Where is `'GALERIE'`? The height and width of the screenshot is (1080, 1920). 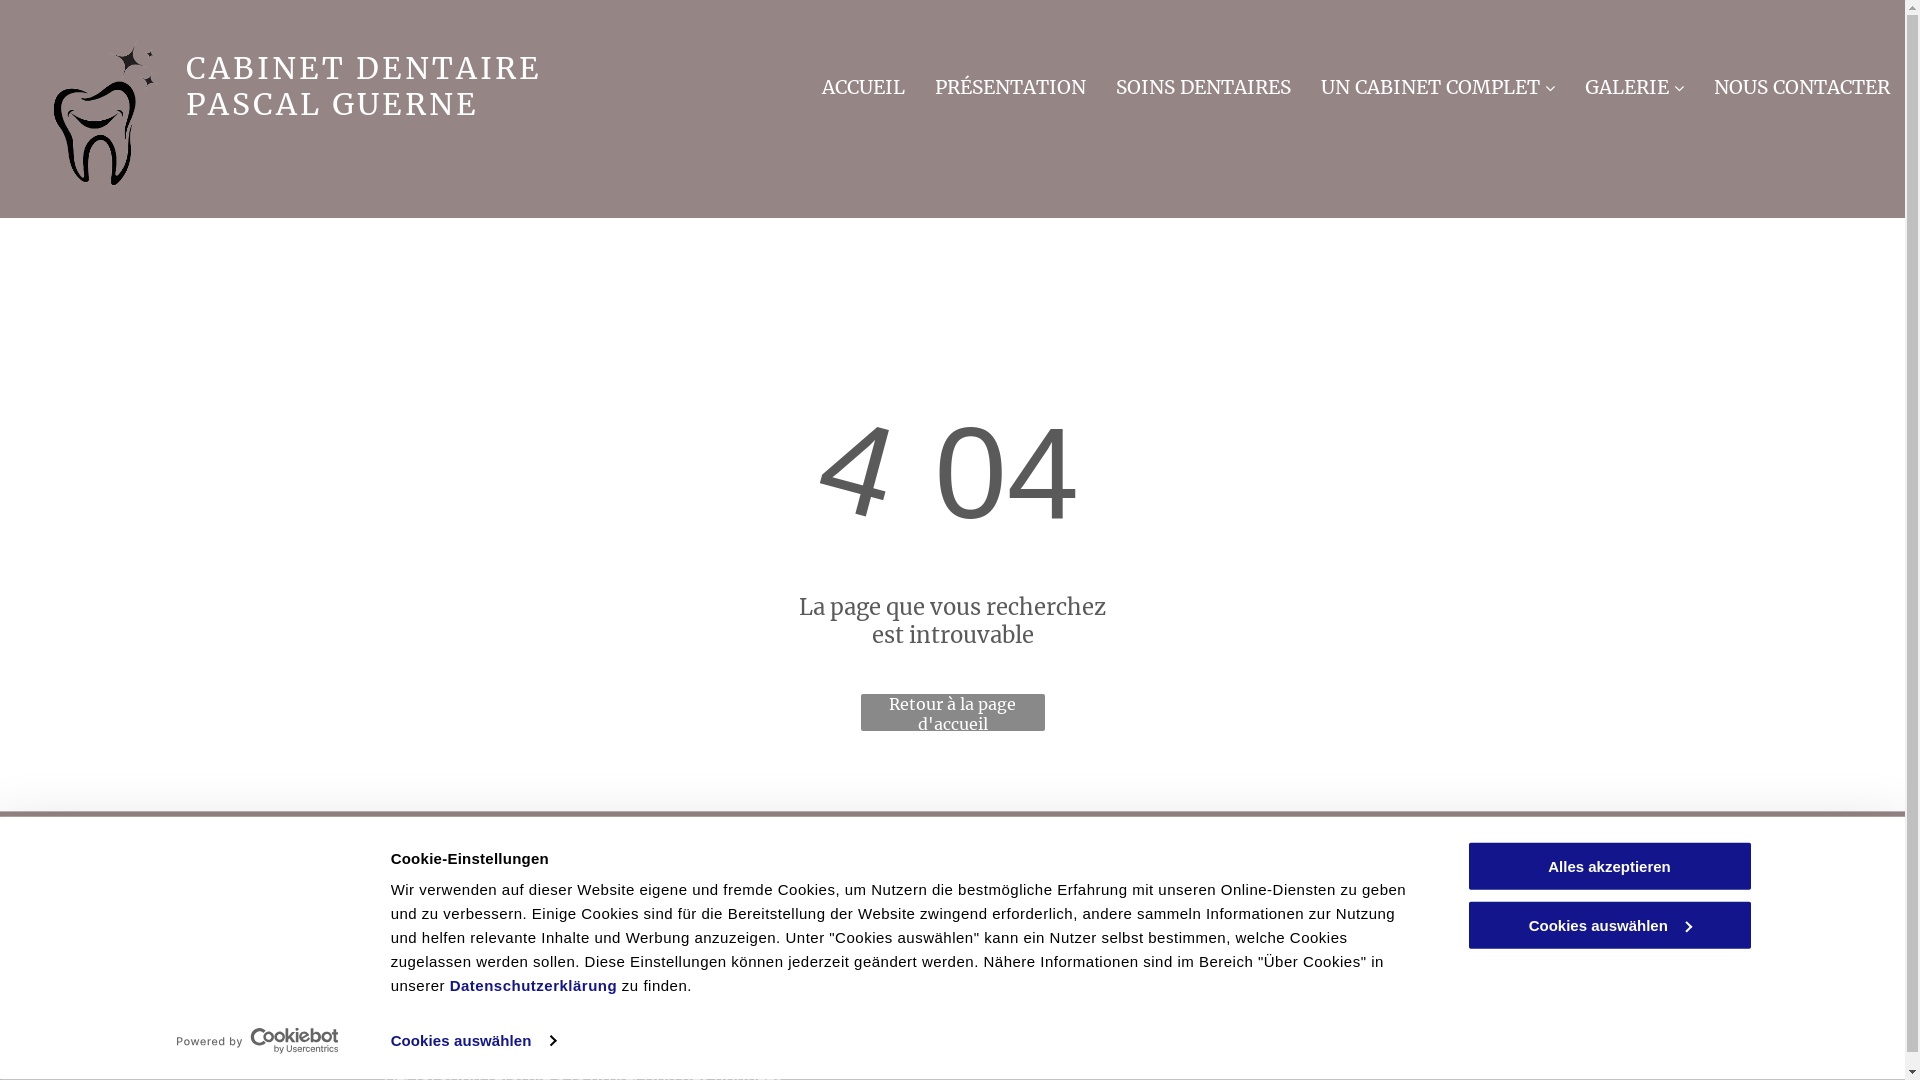 'GALERIE' is located at coordinates (1634, 83).